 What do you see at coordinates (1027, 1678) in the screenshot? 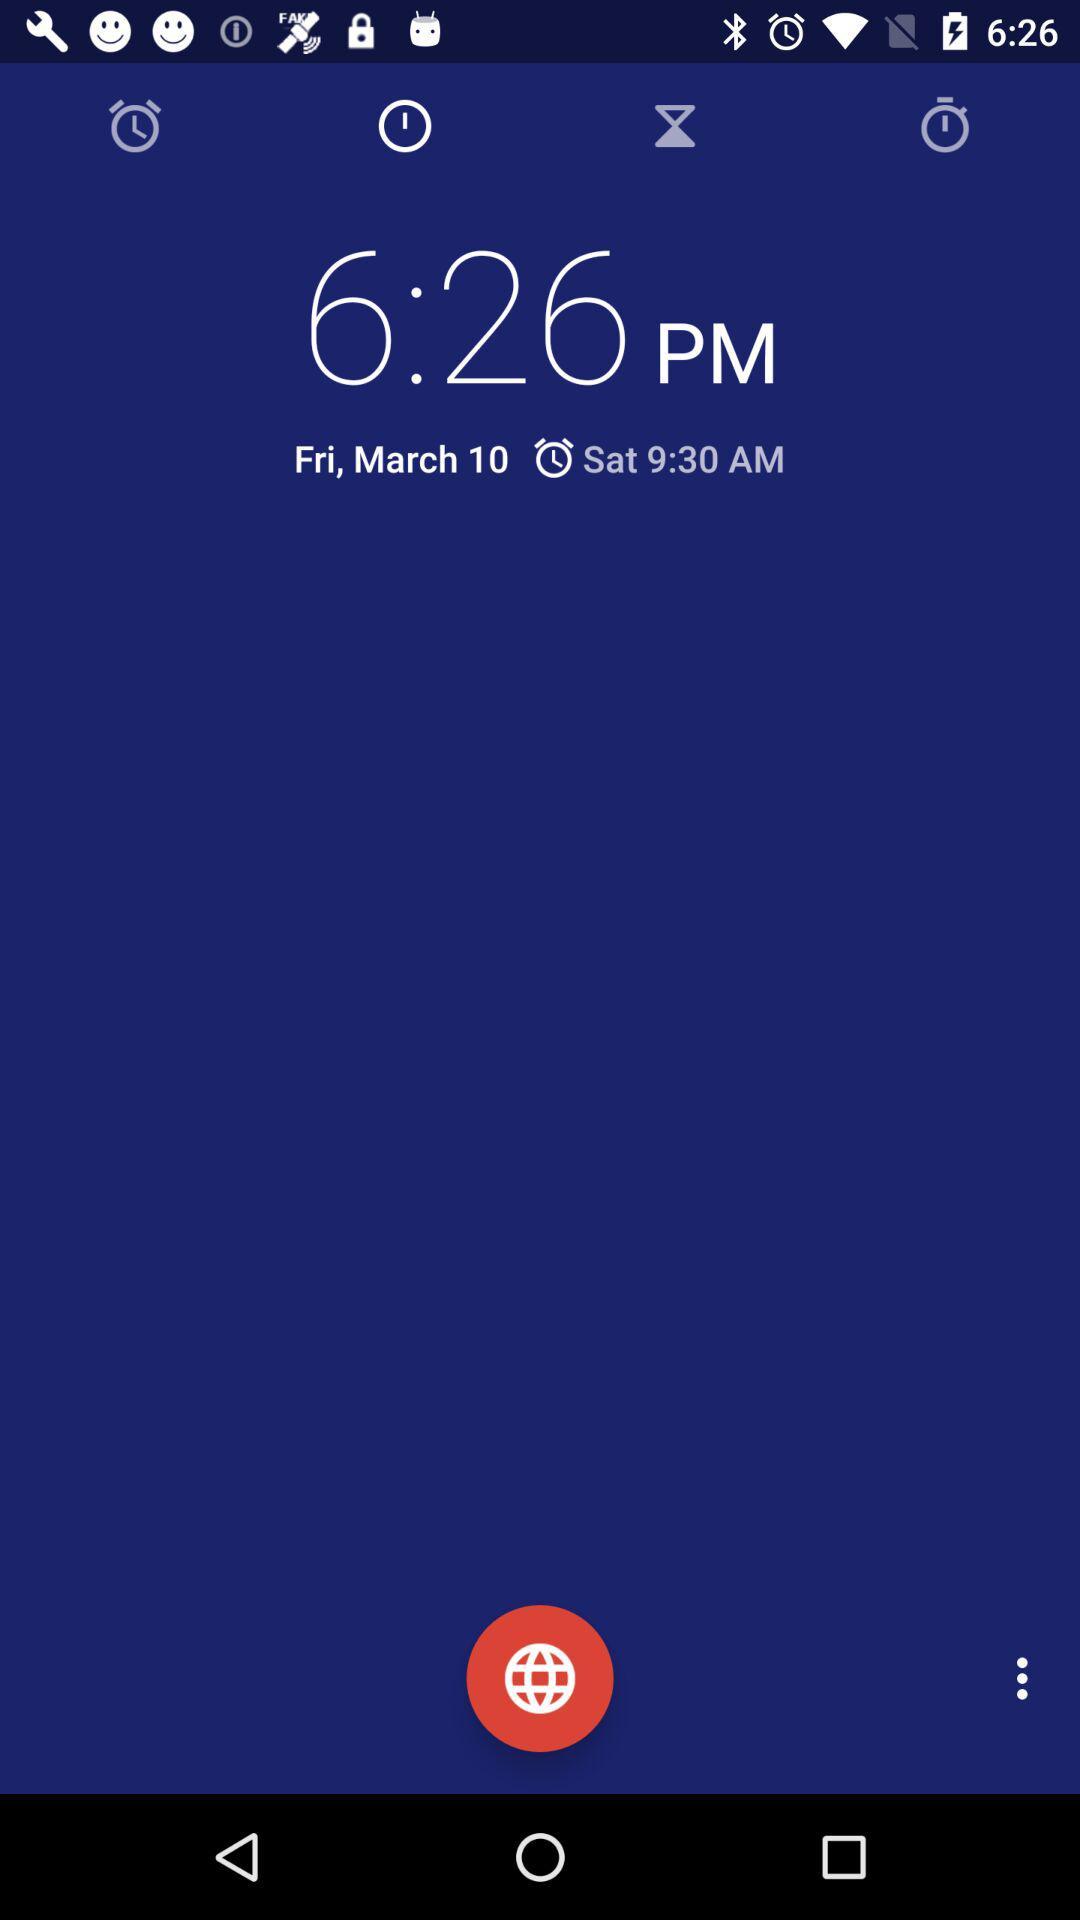
I see `the icon at the bottom right corner` at bounding box center [1027, 1678].